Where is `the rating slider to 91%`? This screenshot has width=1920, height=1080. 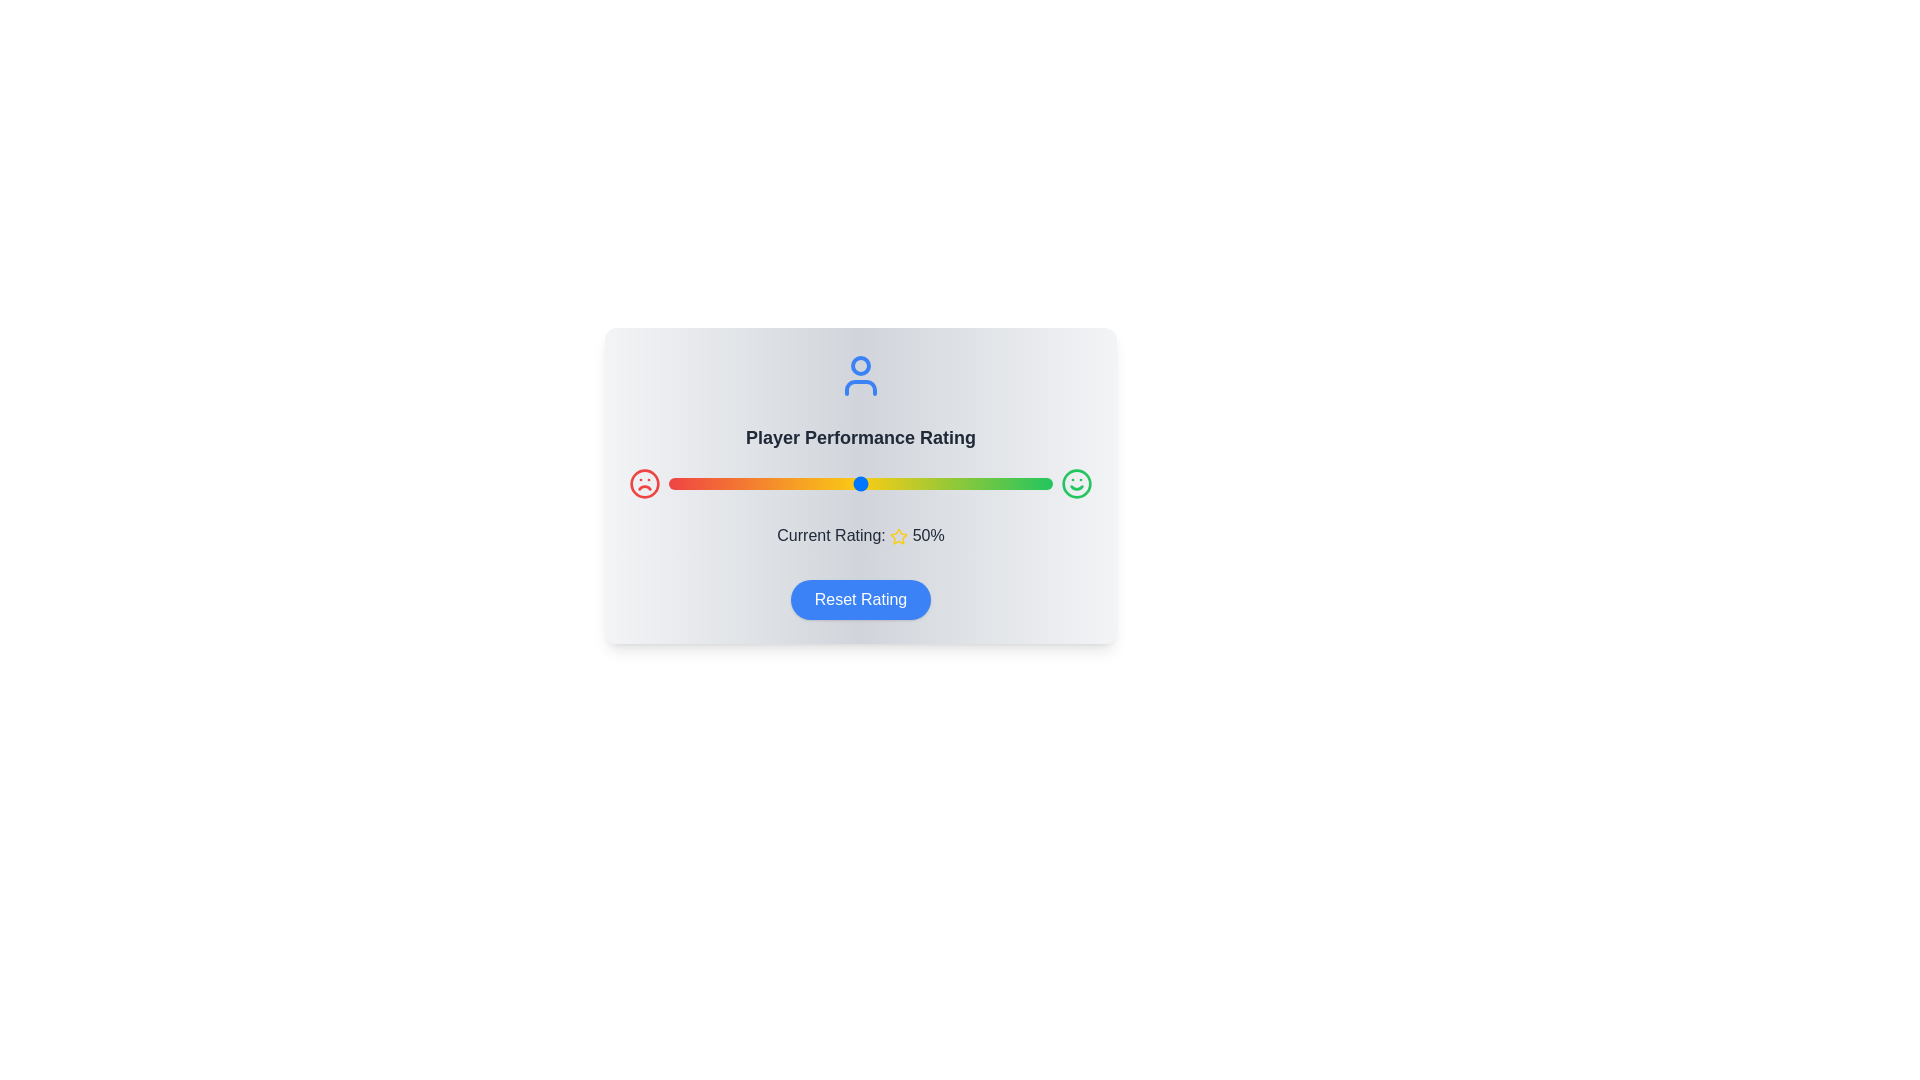 the rating slider to 91% is located at coordinates (1018, 483).